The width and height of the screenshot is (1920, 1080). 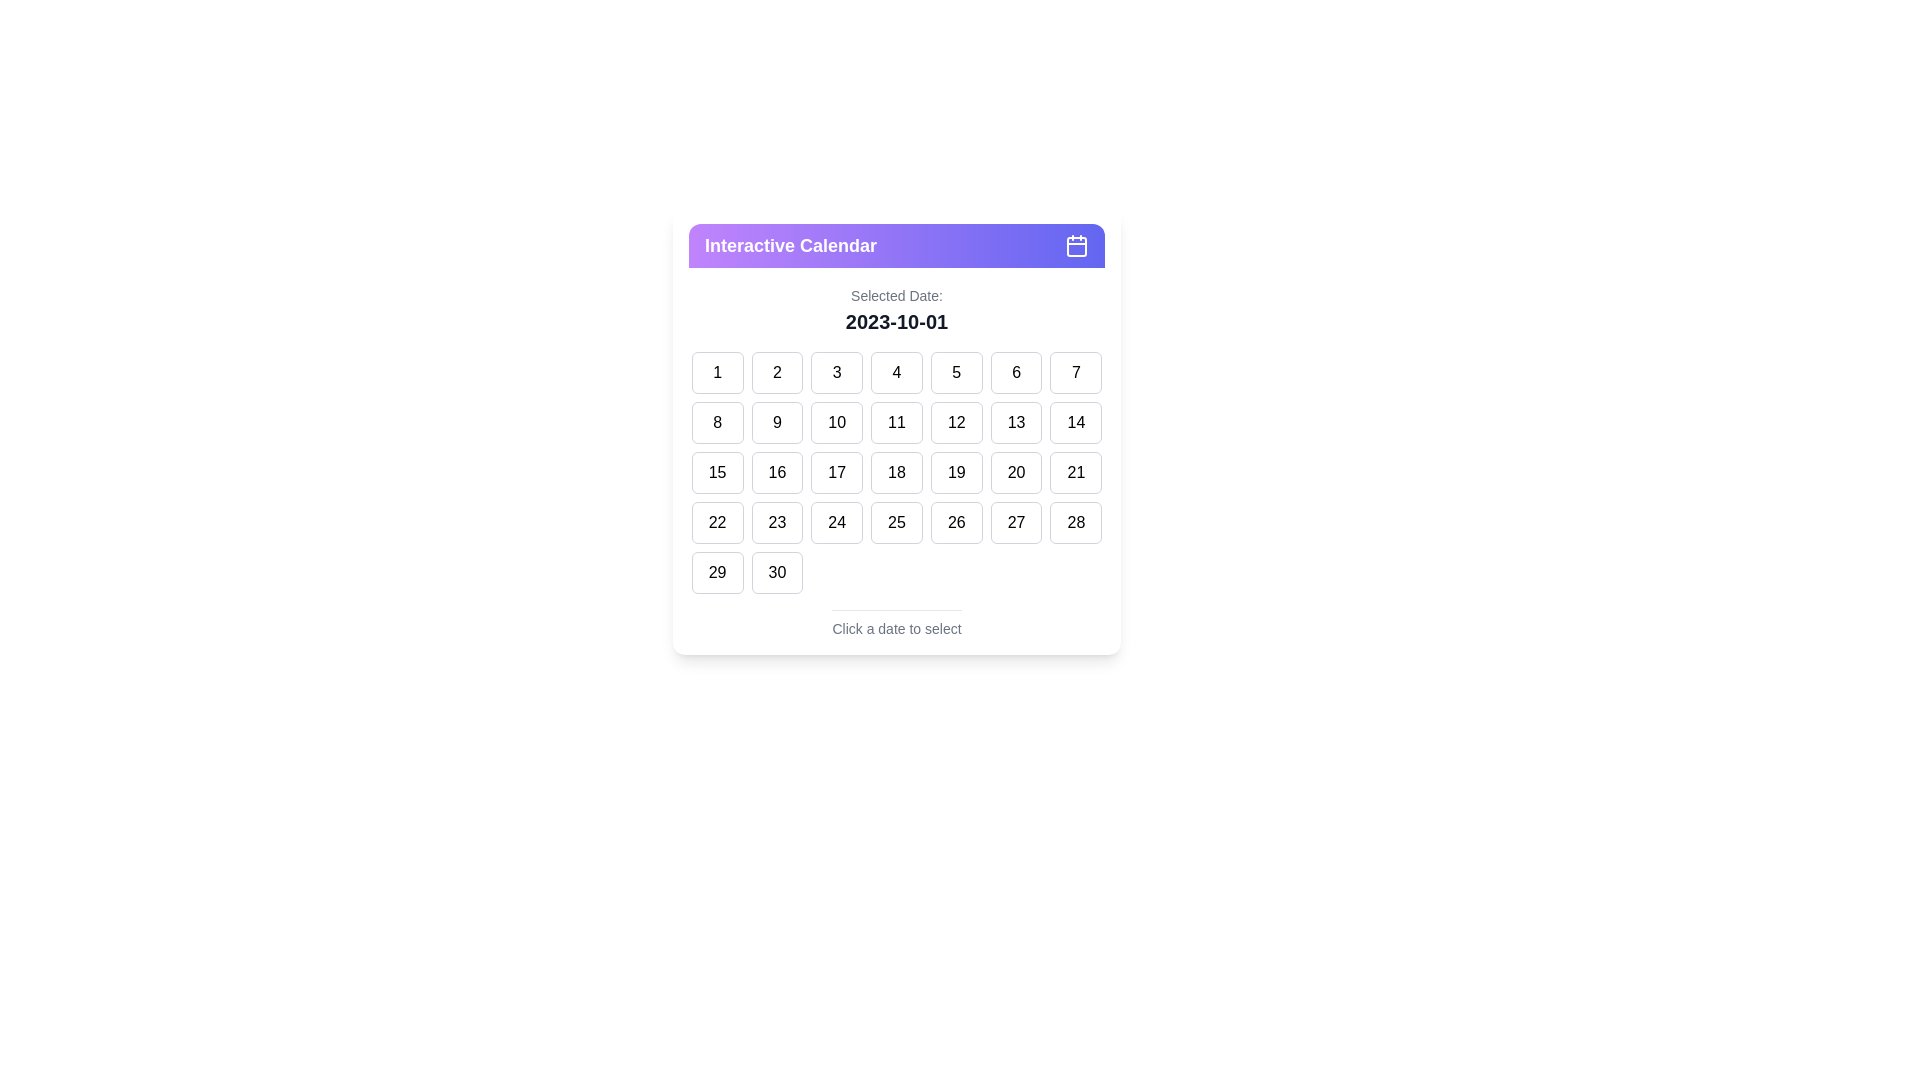 I want to click on the button representing the sixth day (2023-10-06) in the Interactive Calendar to trigger a hover effect, so click(x=1016, y=373).